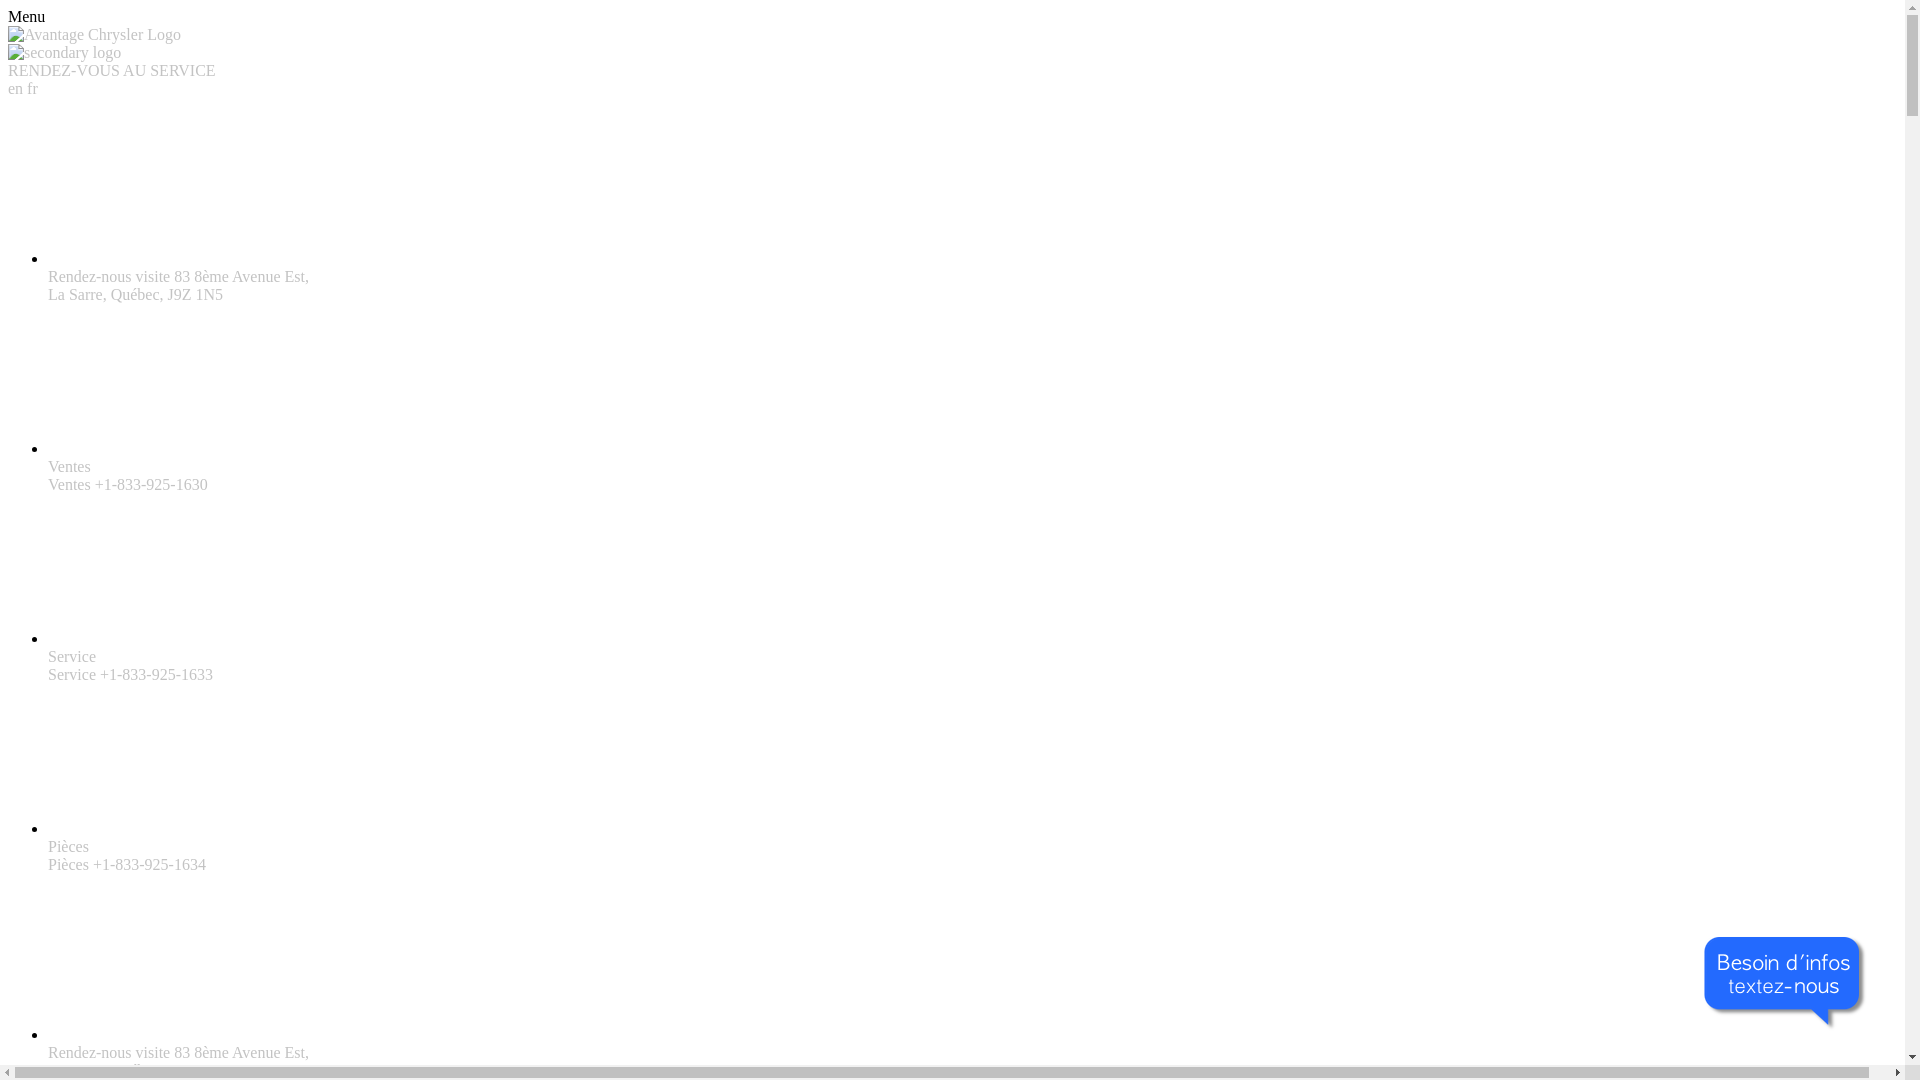 Image resolution: width=1920 pixels, height=1080 pixels. I want to click on 'en', so click(17, 87).